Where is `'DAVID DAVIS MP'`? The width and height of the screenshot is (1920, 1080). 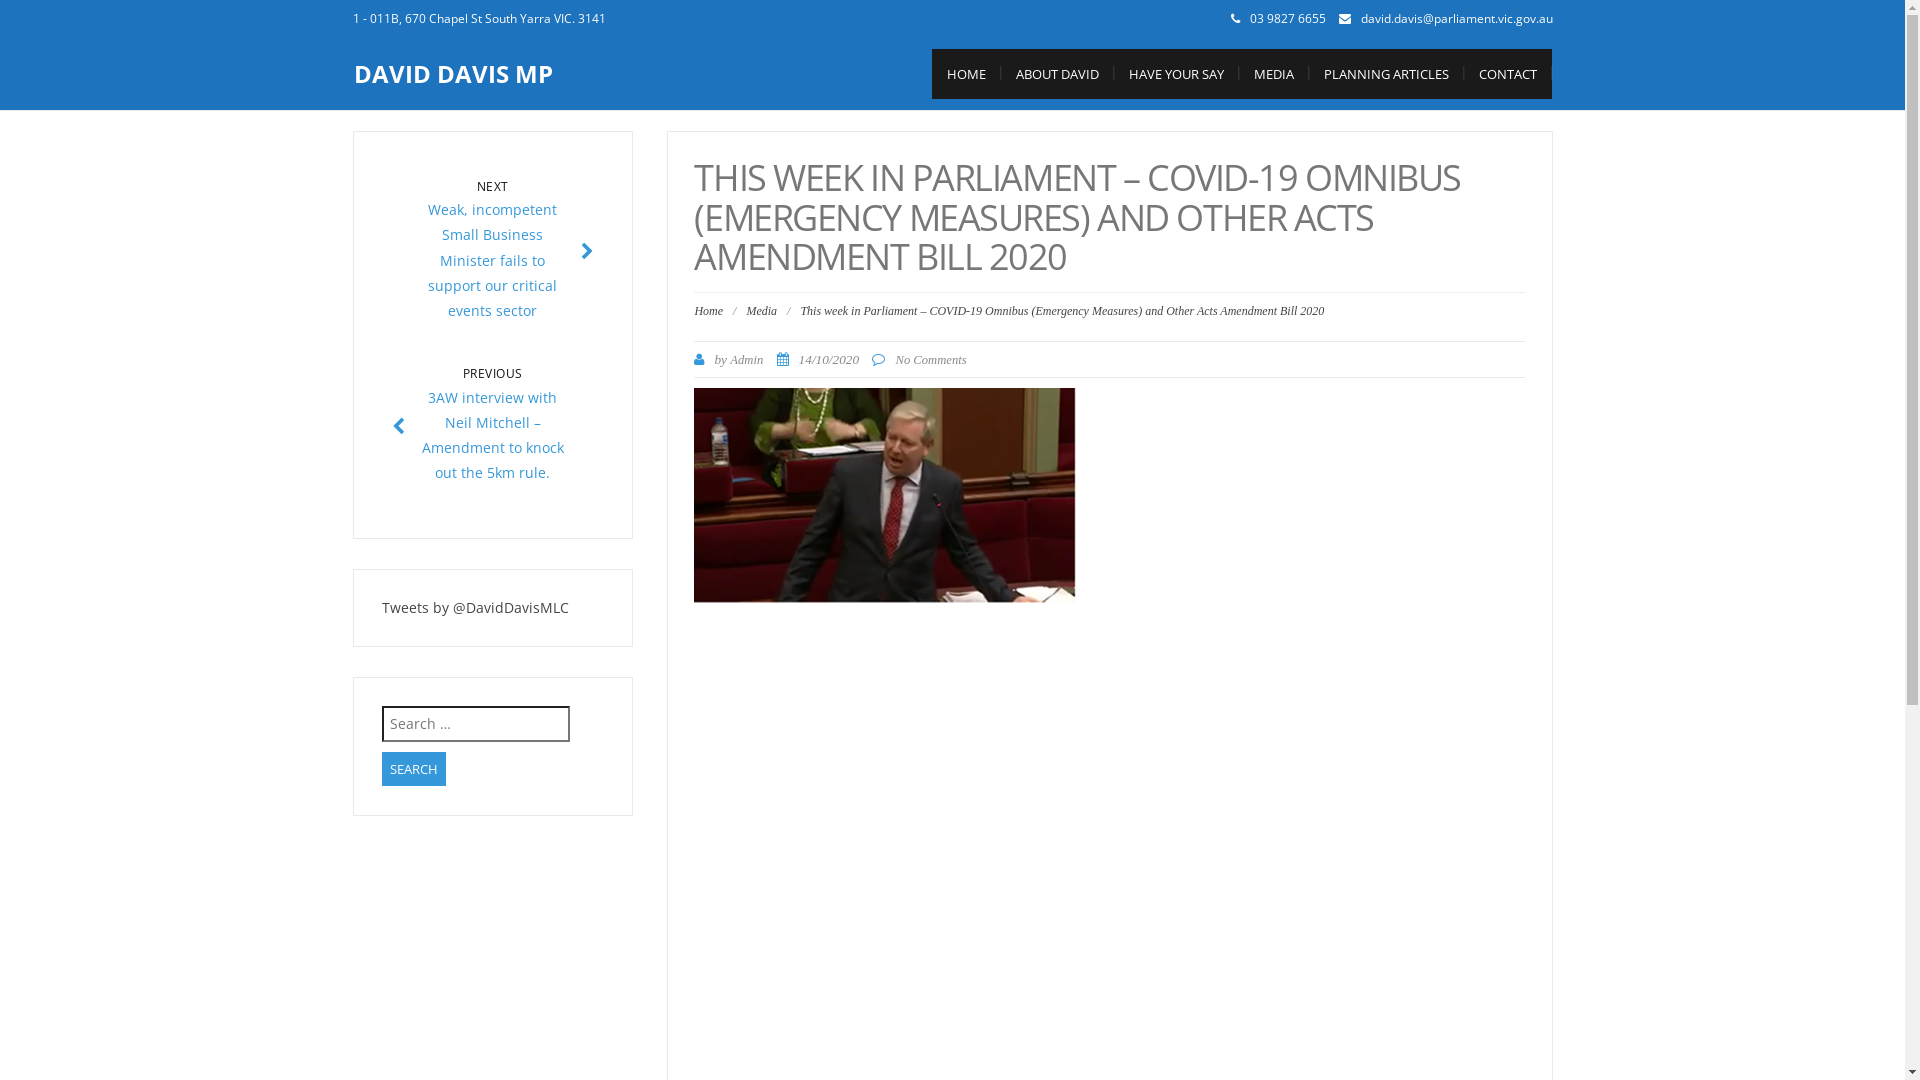 'DAVID DAVIS MP' is located at coordinates (452, 72).